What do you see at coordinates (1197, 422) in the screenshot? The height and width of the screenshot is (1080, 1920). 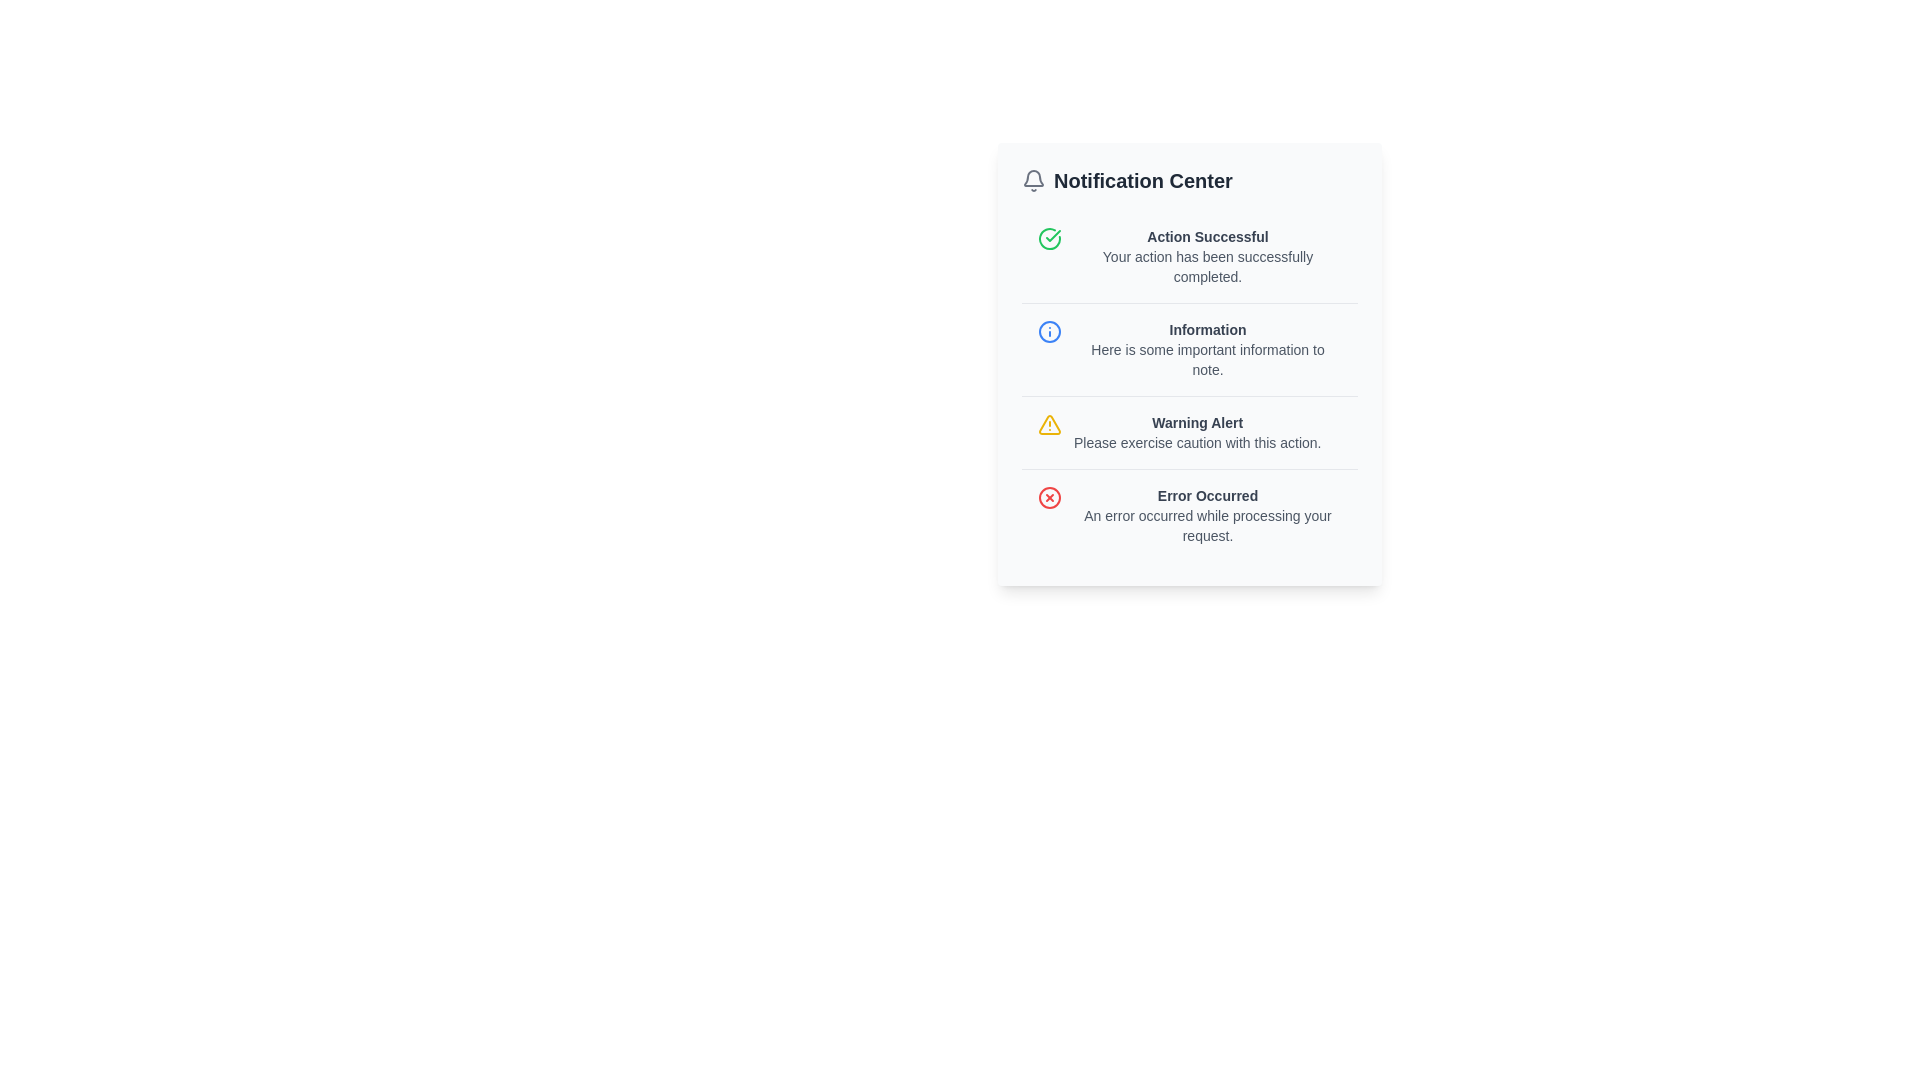 I see `alert heading text located in the Notification Center panel, specifically under the warning notification section, above the description text 'Please exercise caution with this action.'` at bounding box center [1197, 422].